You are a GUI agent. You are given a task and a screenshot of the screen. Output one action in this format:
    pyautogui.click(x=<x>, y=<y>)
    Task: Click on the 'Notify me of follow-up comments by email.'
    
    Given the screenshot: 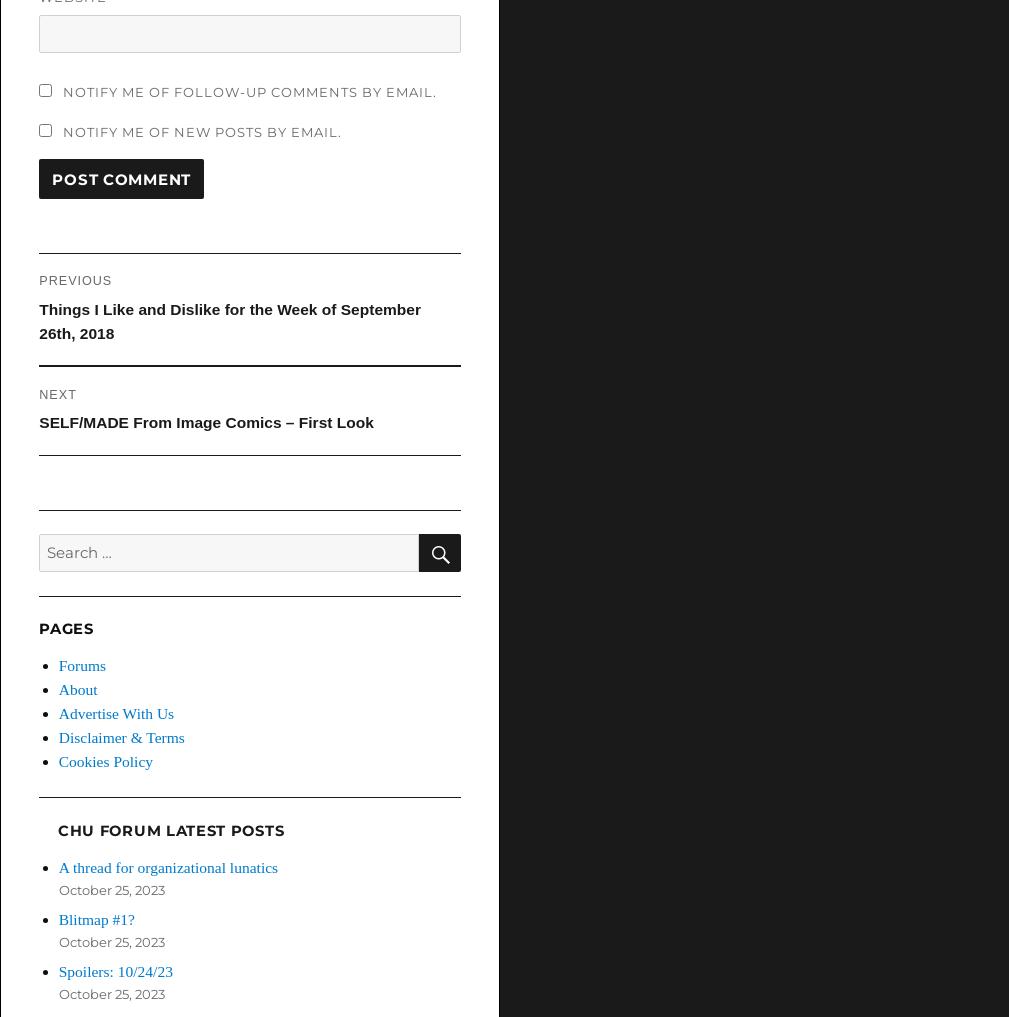 What is the action you would take?
    pyautogui.click(x=248, y=91)
    